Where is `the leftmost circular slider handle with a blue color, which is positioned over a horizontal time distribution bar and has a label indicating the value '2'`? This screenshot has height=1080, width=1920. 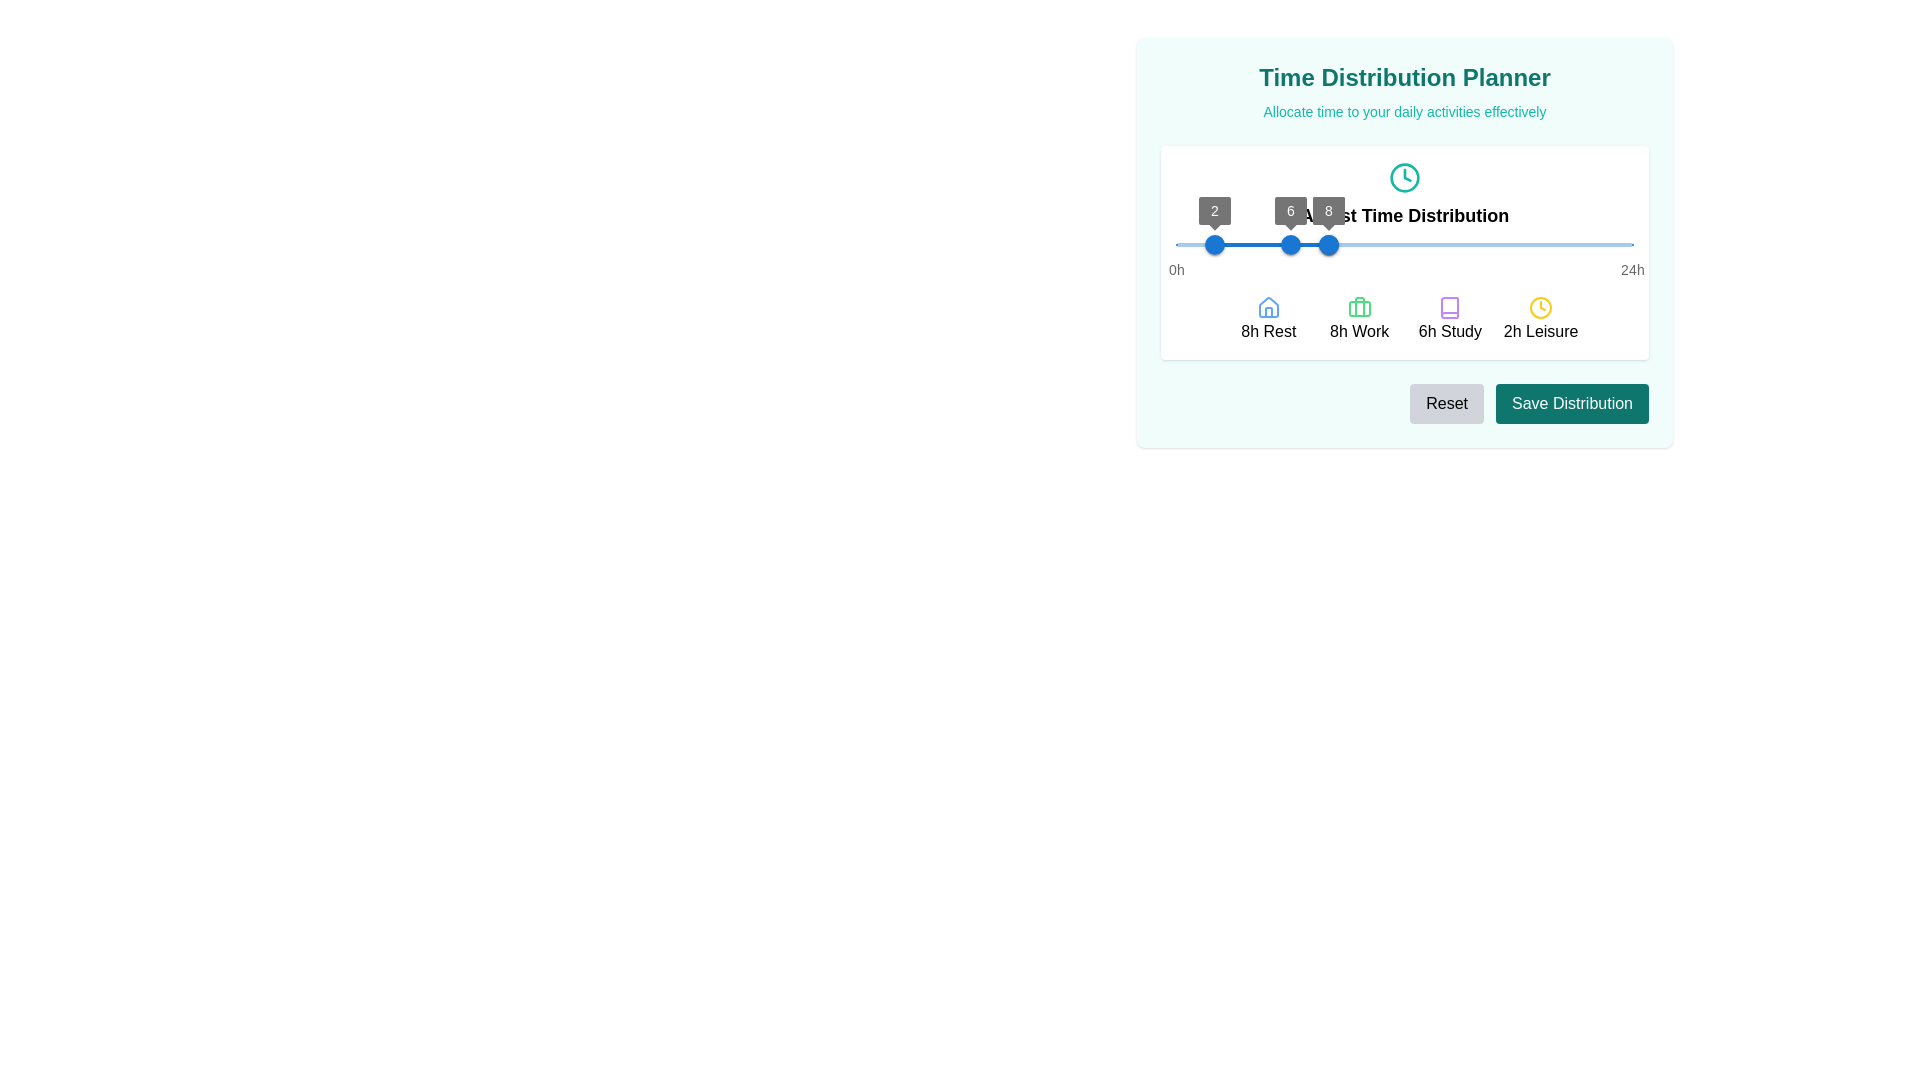
the leftmost circular slider handle with a blue color, which is positioned over a horizontal time distribution bar and has a label indicating the value '2' is located at coordinates (1213, 244).